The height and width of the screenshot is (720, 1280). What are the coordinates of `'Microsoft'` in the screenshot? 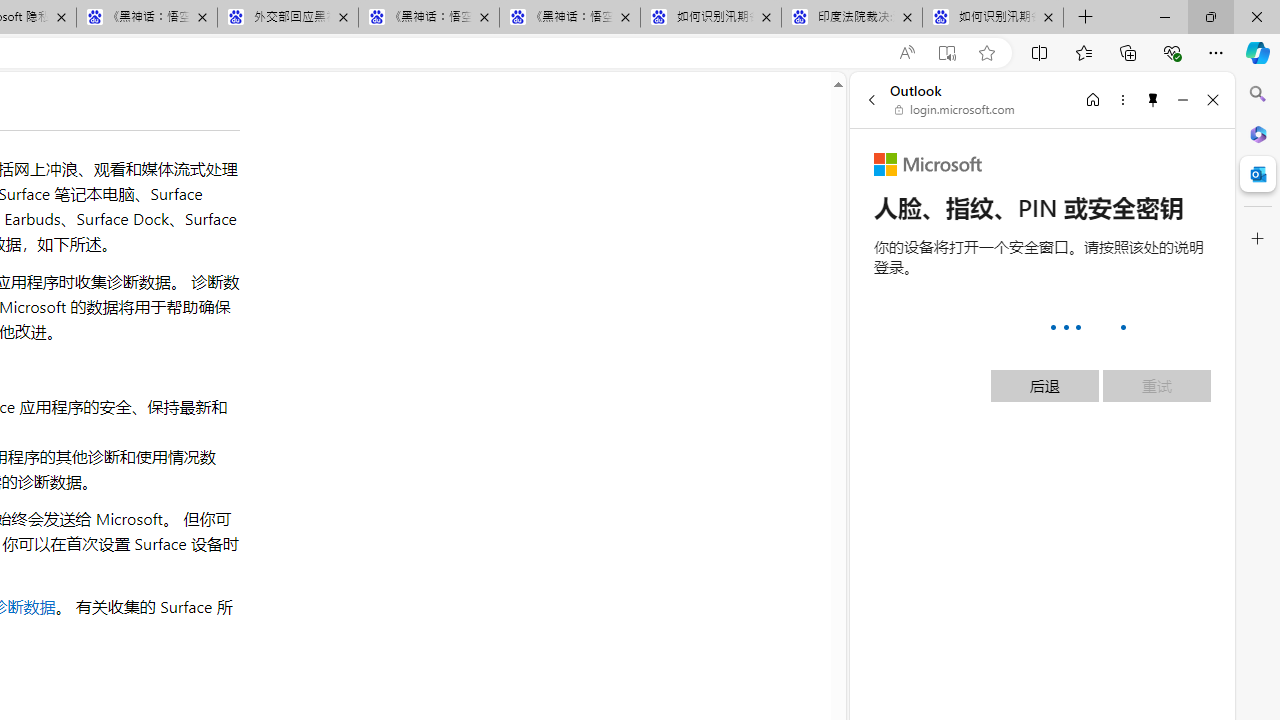 It's located at (927, 164).